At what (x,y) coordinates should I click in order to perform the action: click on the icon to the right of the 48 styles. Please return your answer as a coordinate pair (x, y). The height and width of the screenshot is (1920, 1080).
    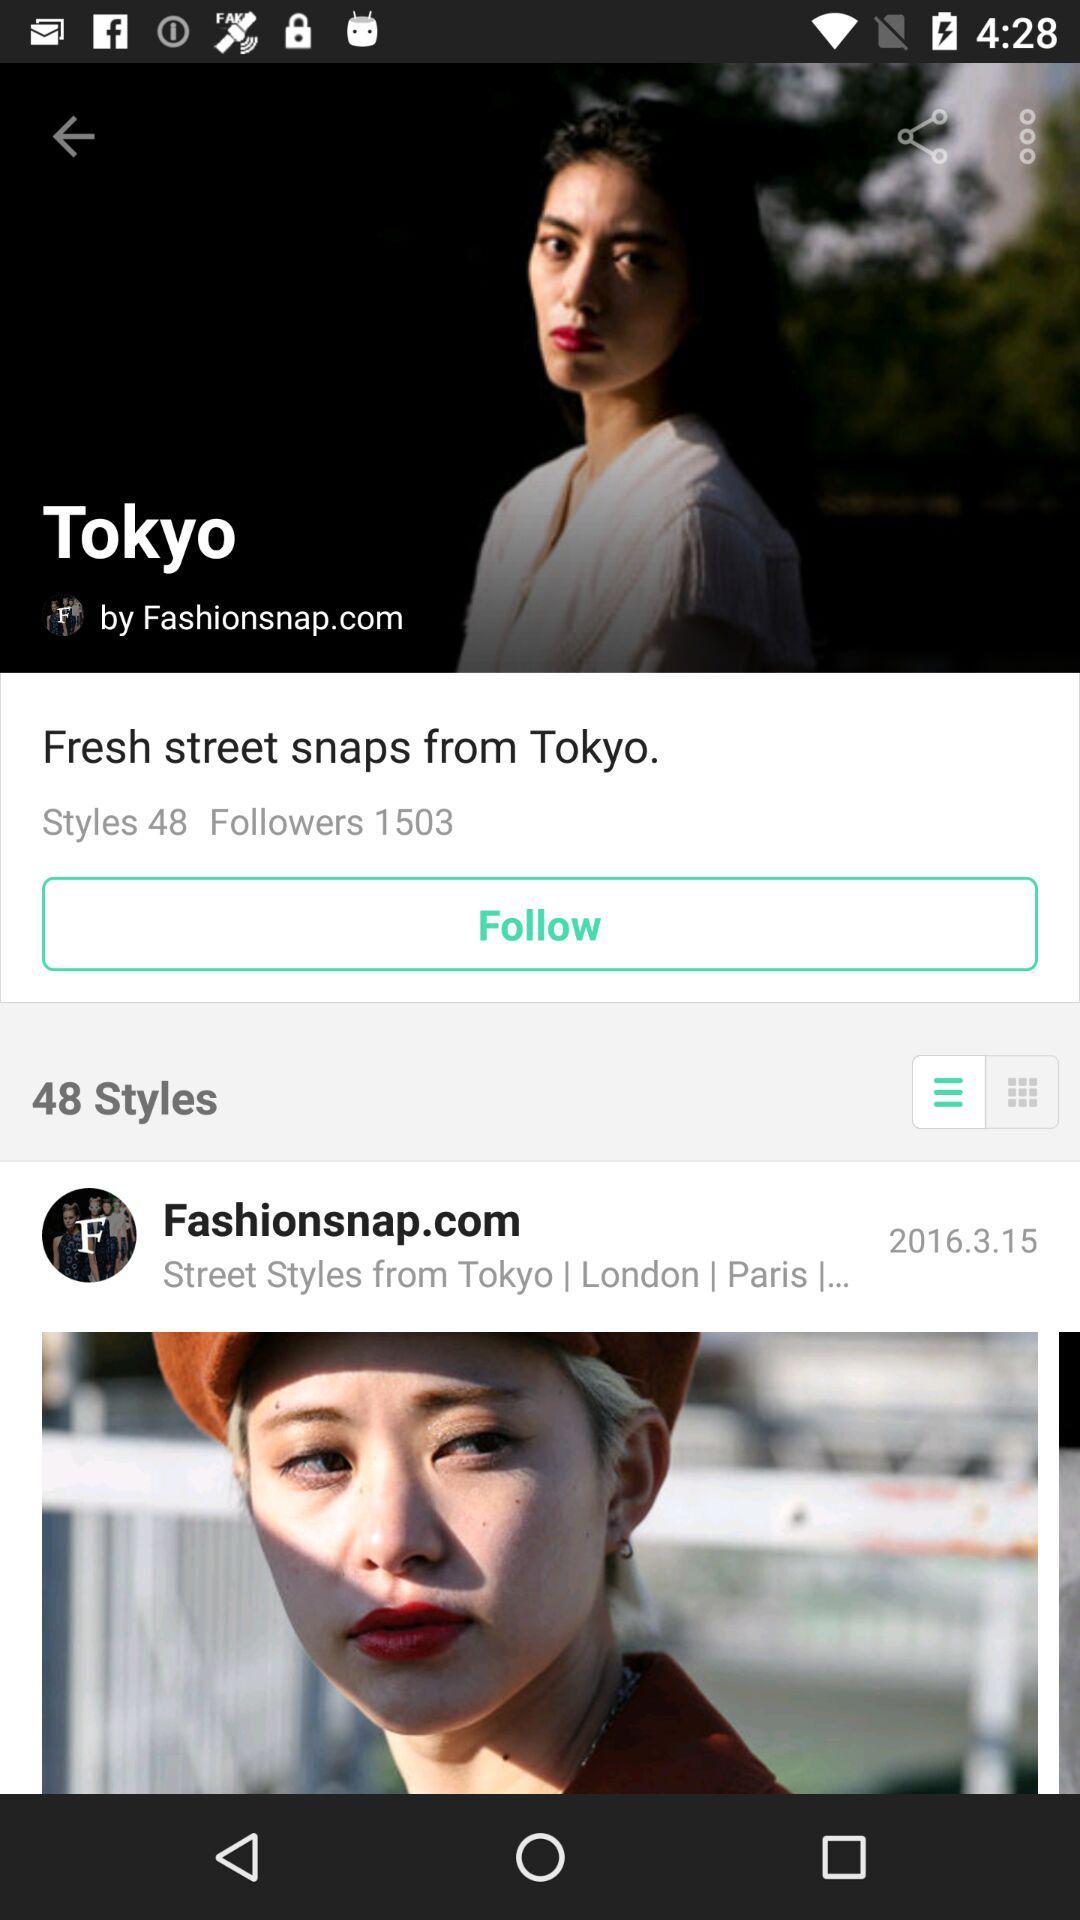
    Looking at the image, I should click on (947, 1090).